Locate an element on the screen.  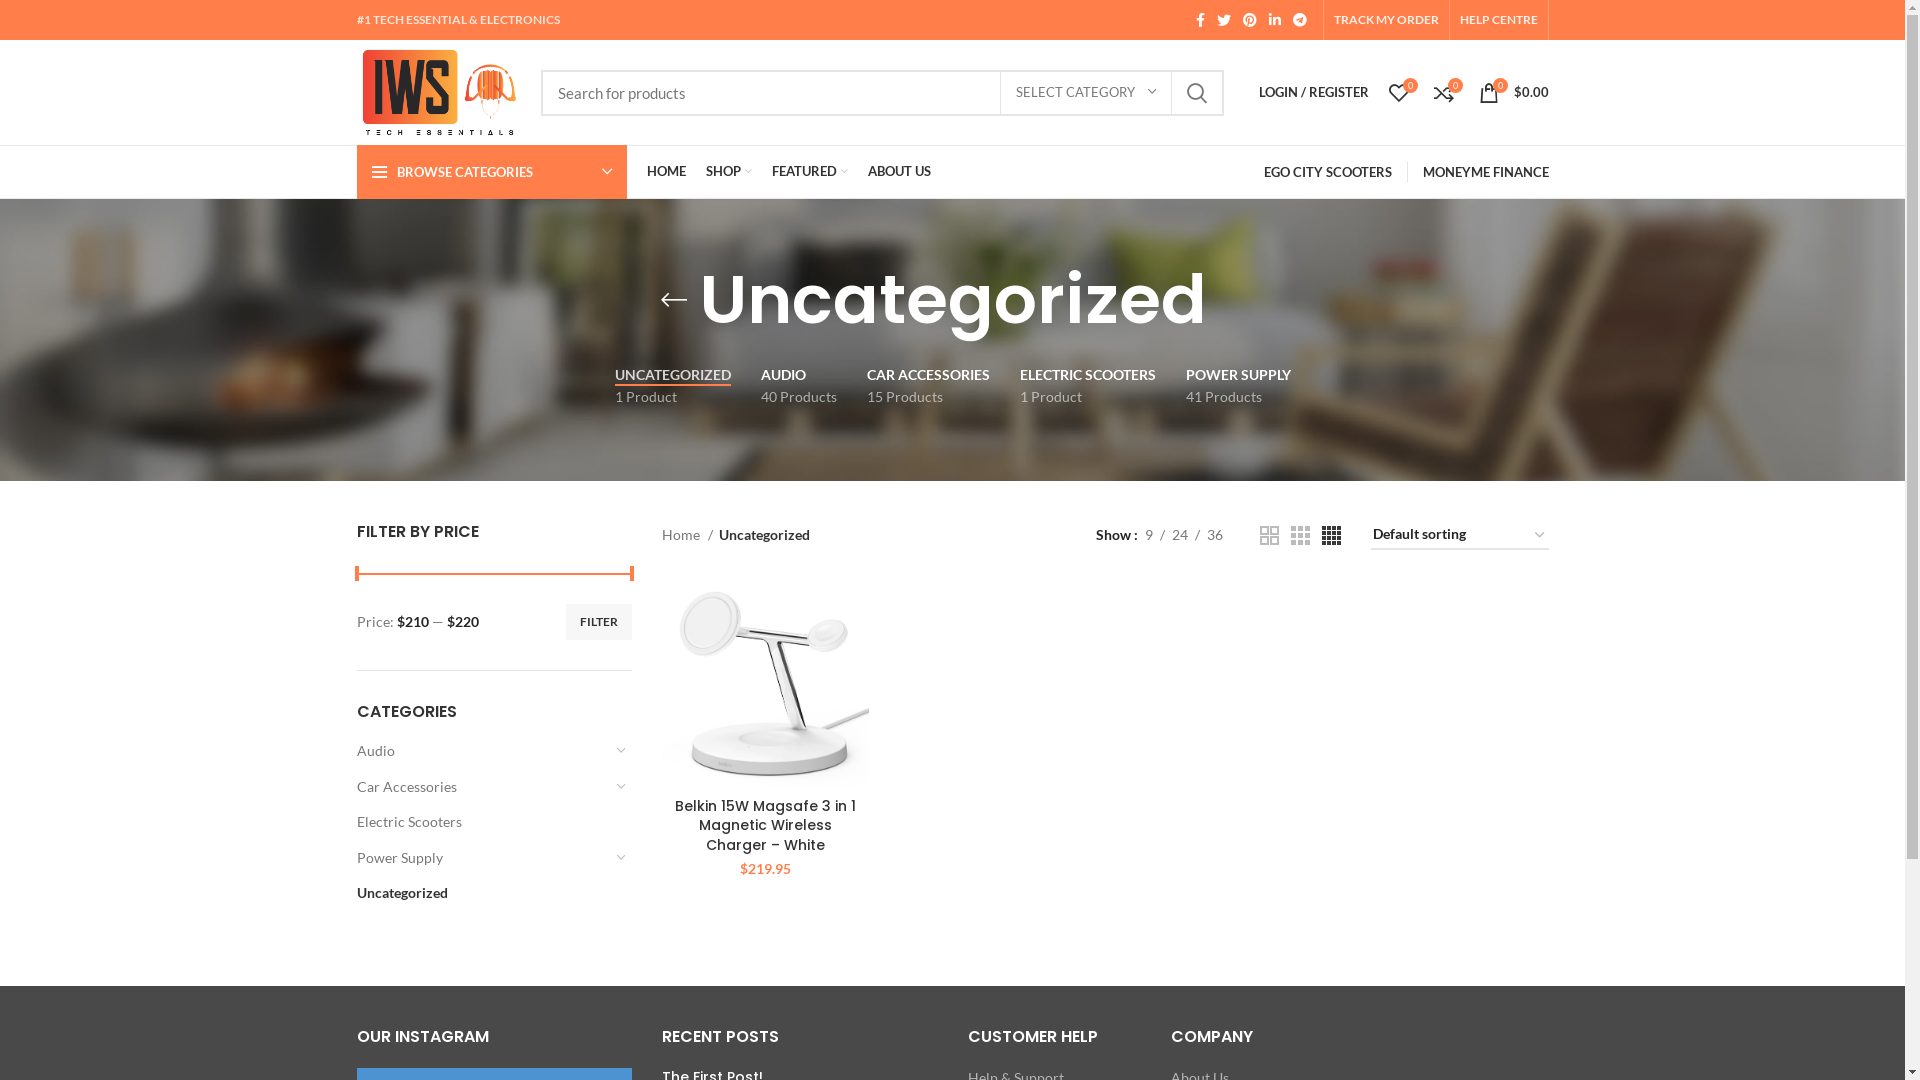
'36' is located at coordinates (1213, 534).